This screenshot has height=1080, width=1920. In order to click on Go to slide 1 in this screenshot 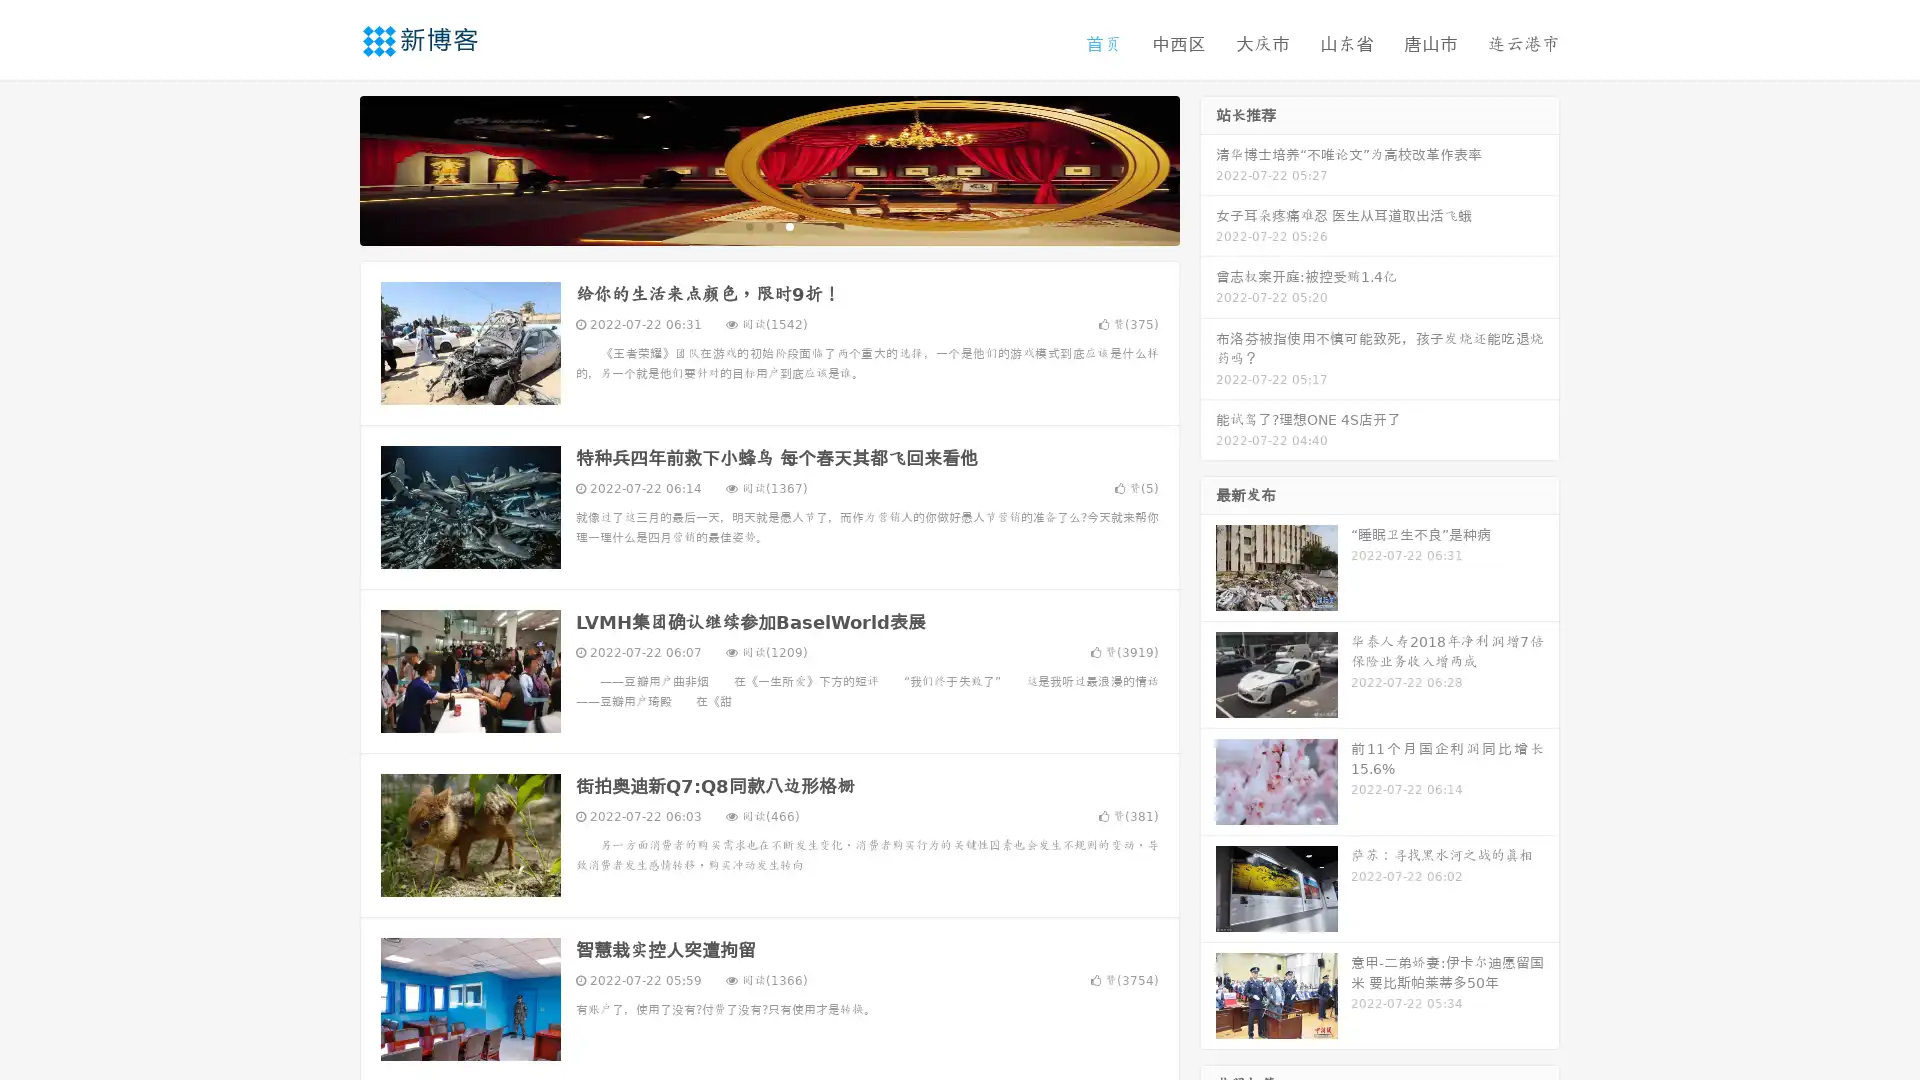, I will do `click(748, 225)`.